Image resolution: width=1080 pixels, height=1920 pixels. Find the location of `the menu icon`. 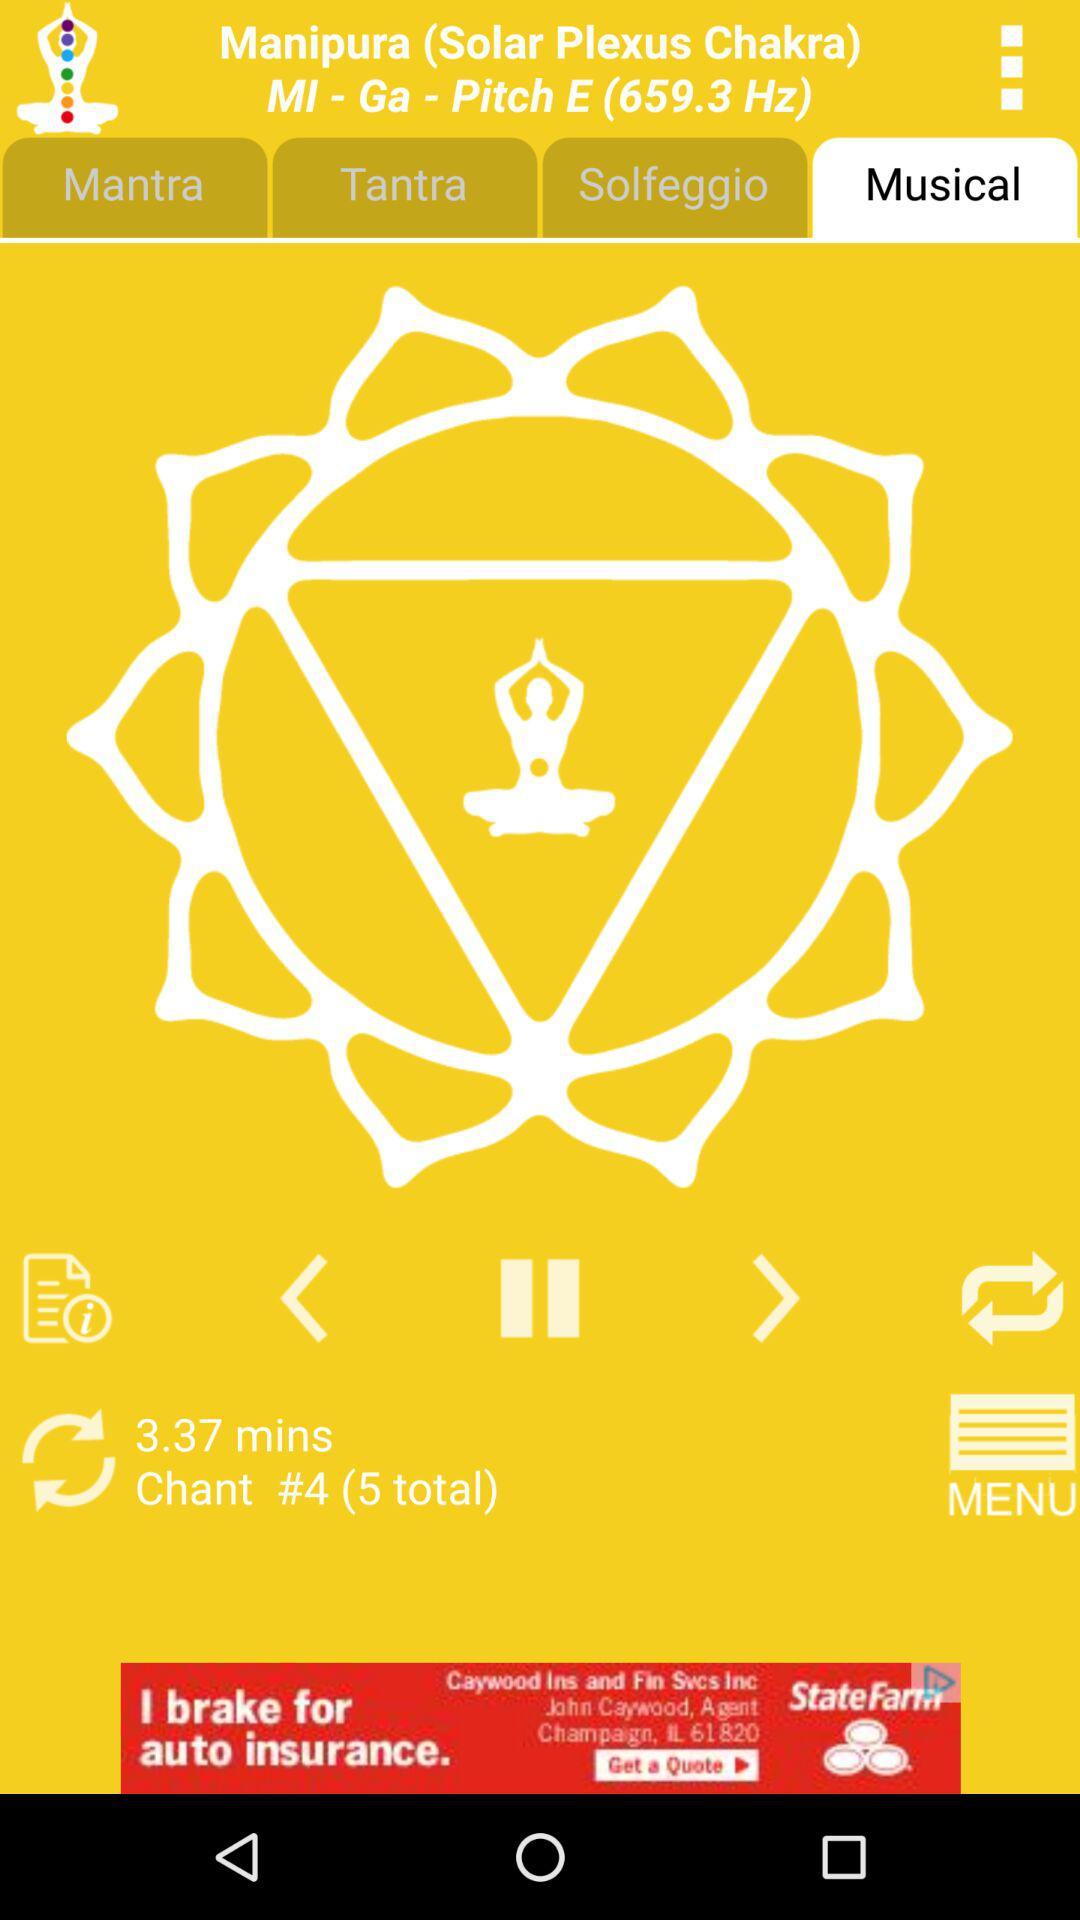

the menu icon is located at coordinates (1012, 1561).